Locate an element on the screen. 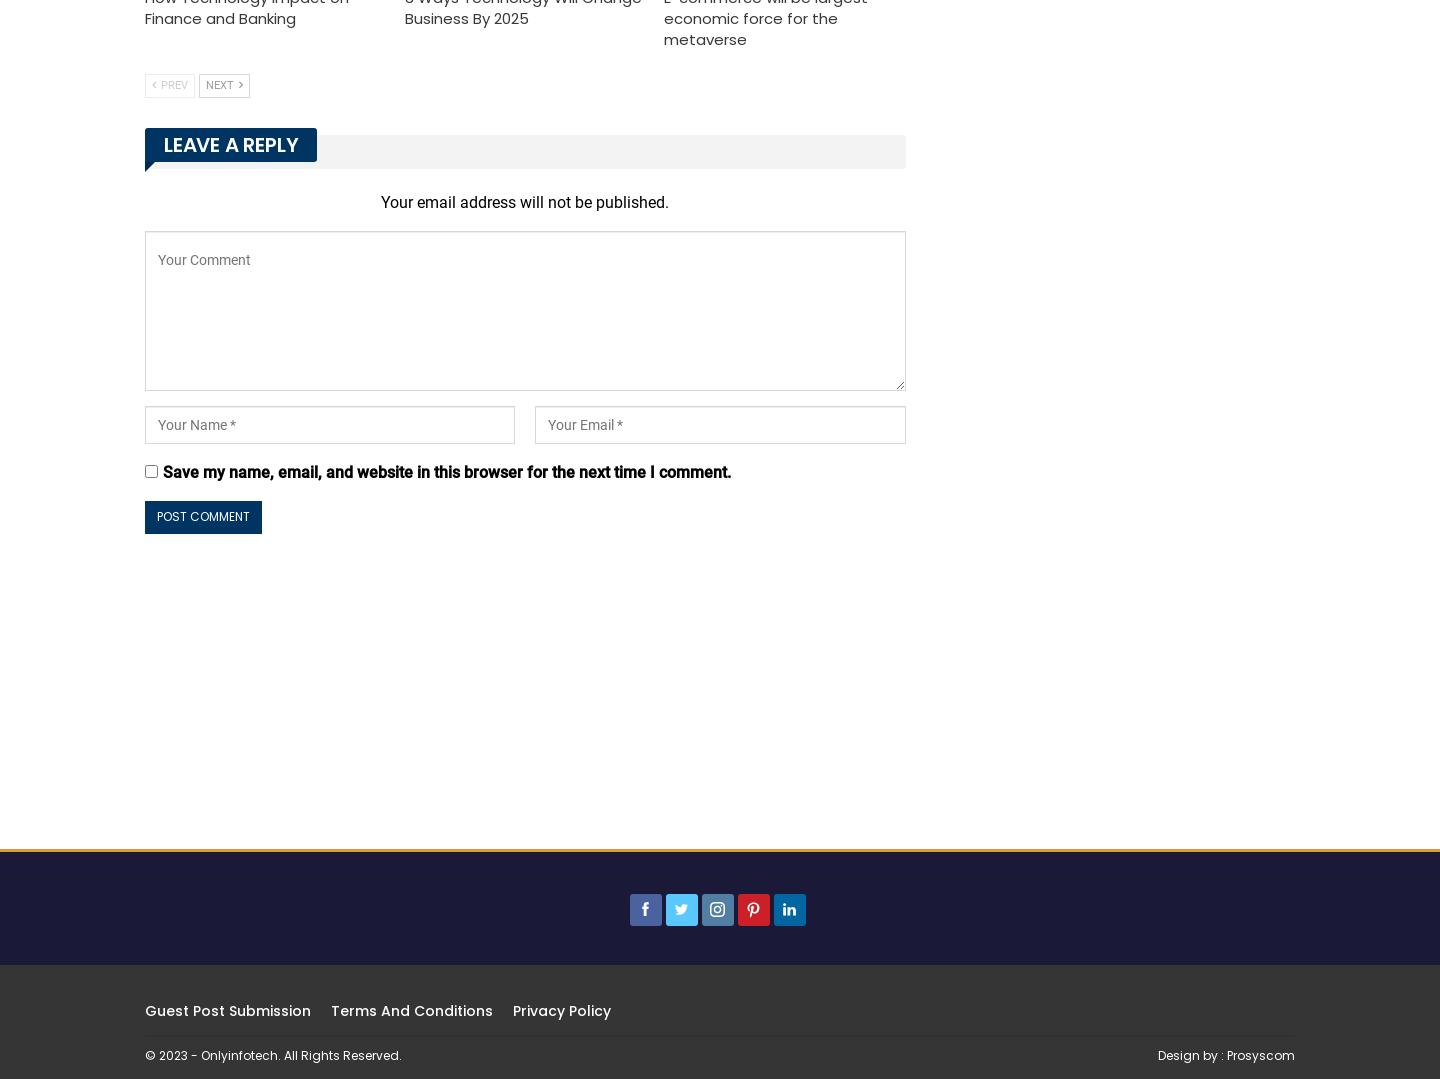 The width and height of the screenshot is (1440, 1079). 'Privacy Policy' is located at coordinates (512, 1010).